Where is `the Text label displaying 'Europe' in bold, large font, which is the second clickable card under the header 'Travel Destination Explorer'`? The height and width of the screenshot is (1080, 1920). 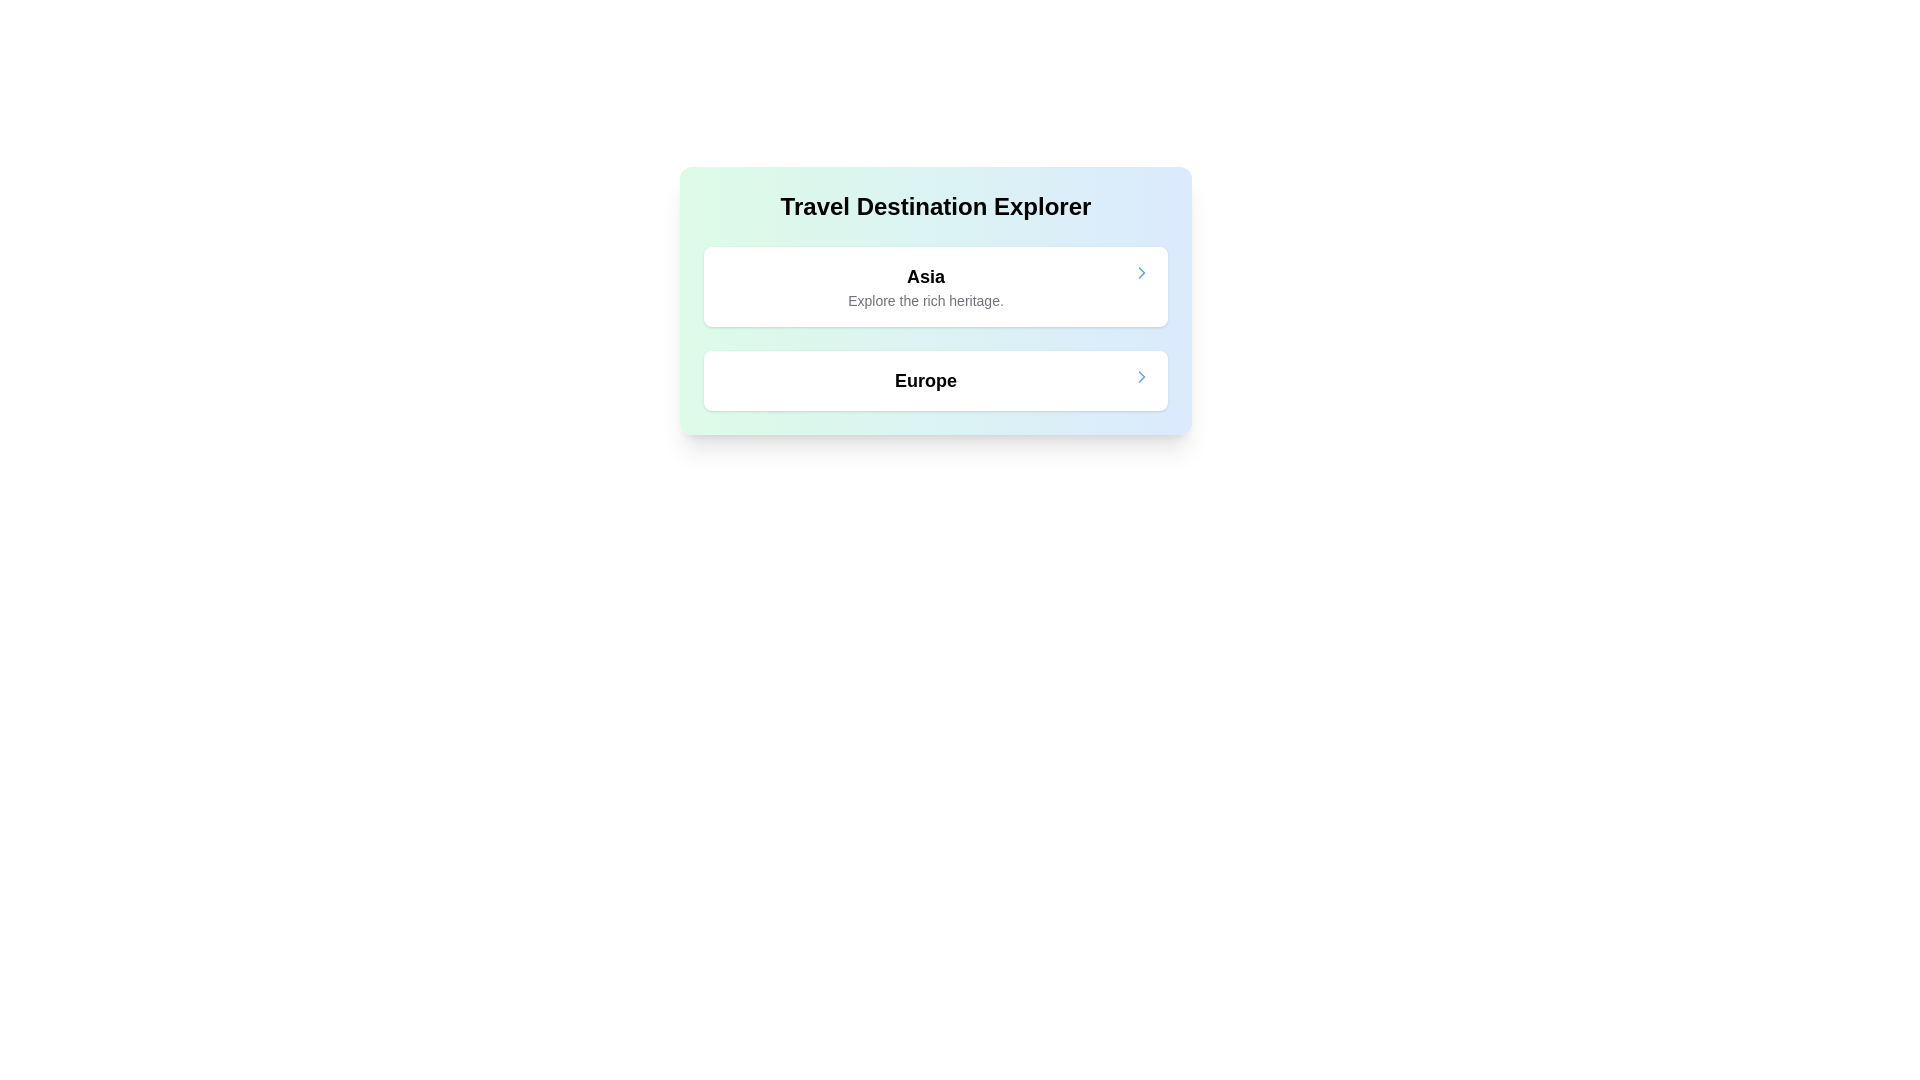 the Text label displaying 'Europe' in bold, large font, which is the second clickable card under the header 'Travel Destination Explorer' is located at coordinates (925, 381).